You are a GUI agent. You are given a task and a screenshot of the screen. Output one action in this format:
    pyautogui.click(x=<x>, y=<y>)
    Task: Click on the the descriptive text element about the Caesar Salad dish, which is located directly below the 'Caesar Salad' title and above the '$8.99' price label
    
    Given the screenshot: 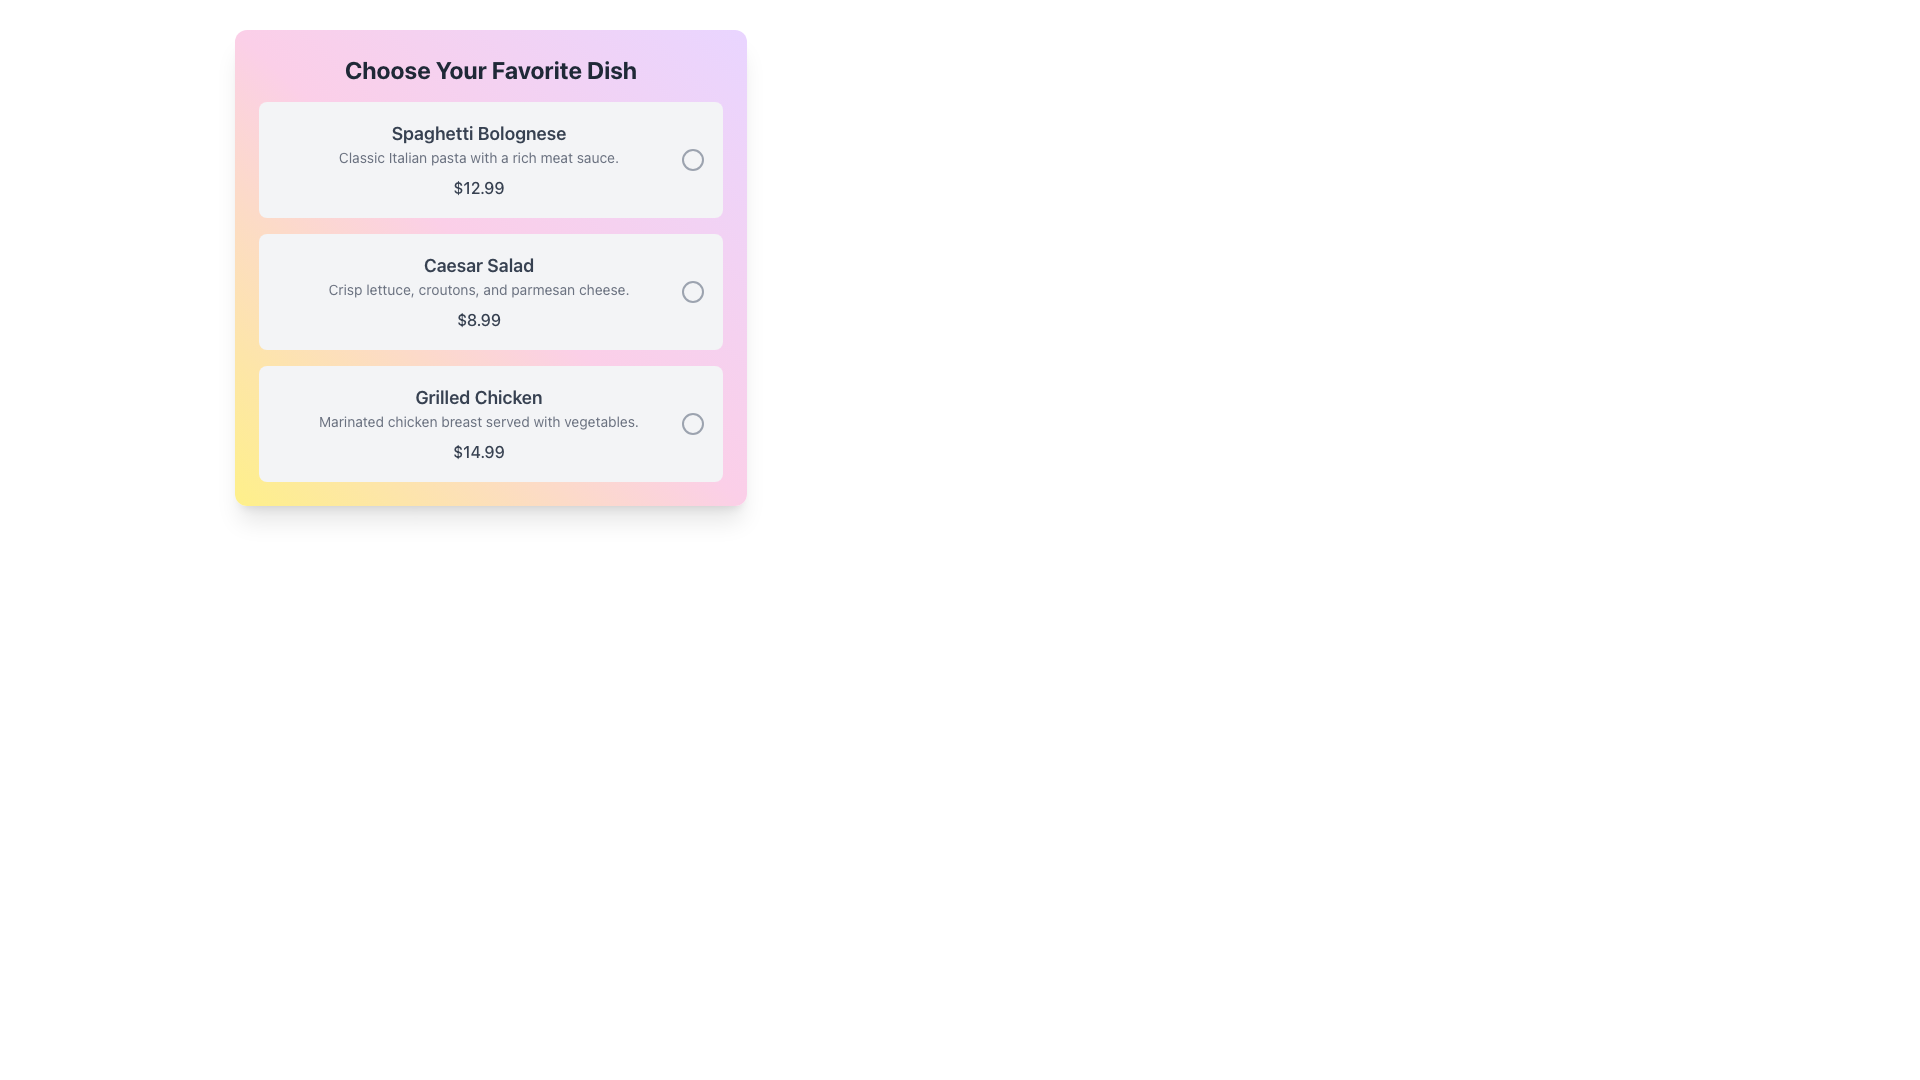 What is the action you would take?
    pyautogui.click(x=478, y=289)
    